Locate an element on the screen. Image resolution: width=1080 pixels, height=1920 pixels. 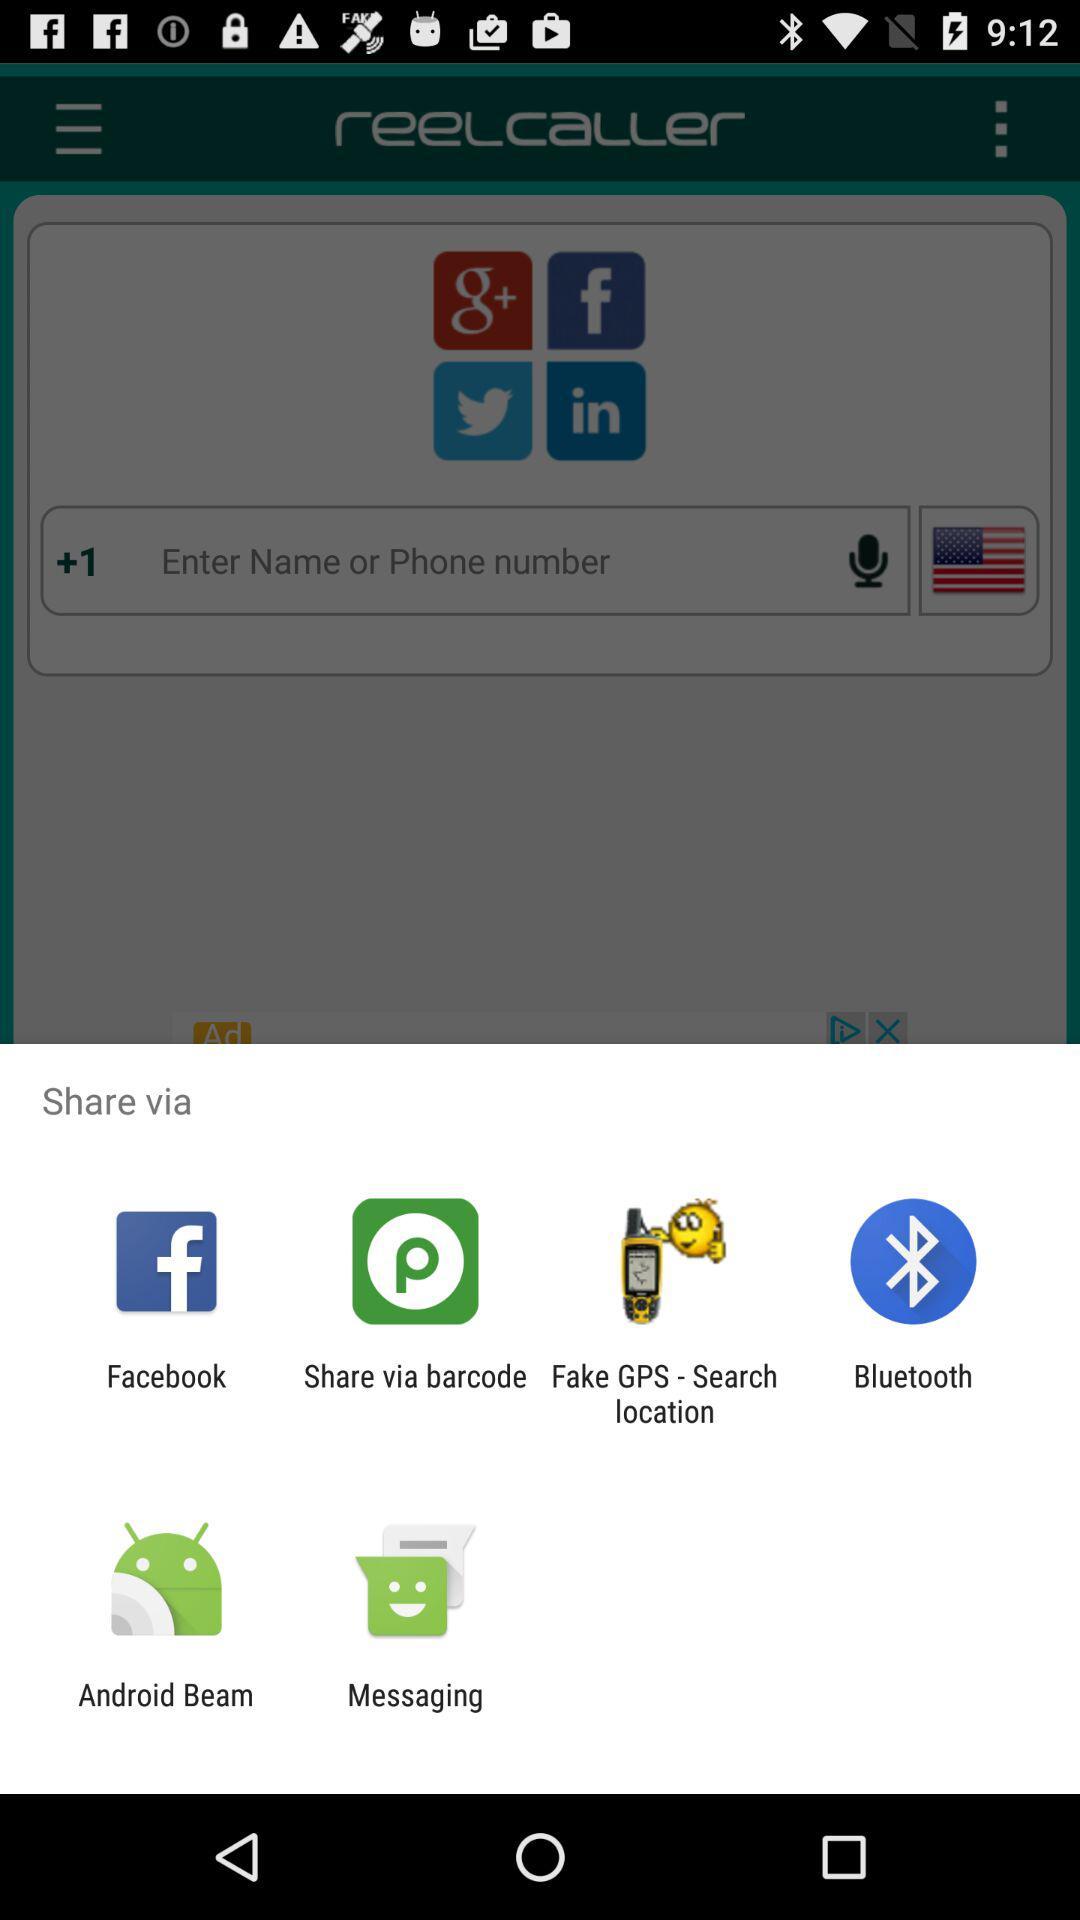
icon to the right of android beam app is located at coordinates (414, 1711).